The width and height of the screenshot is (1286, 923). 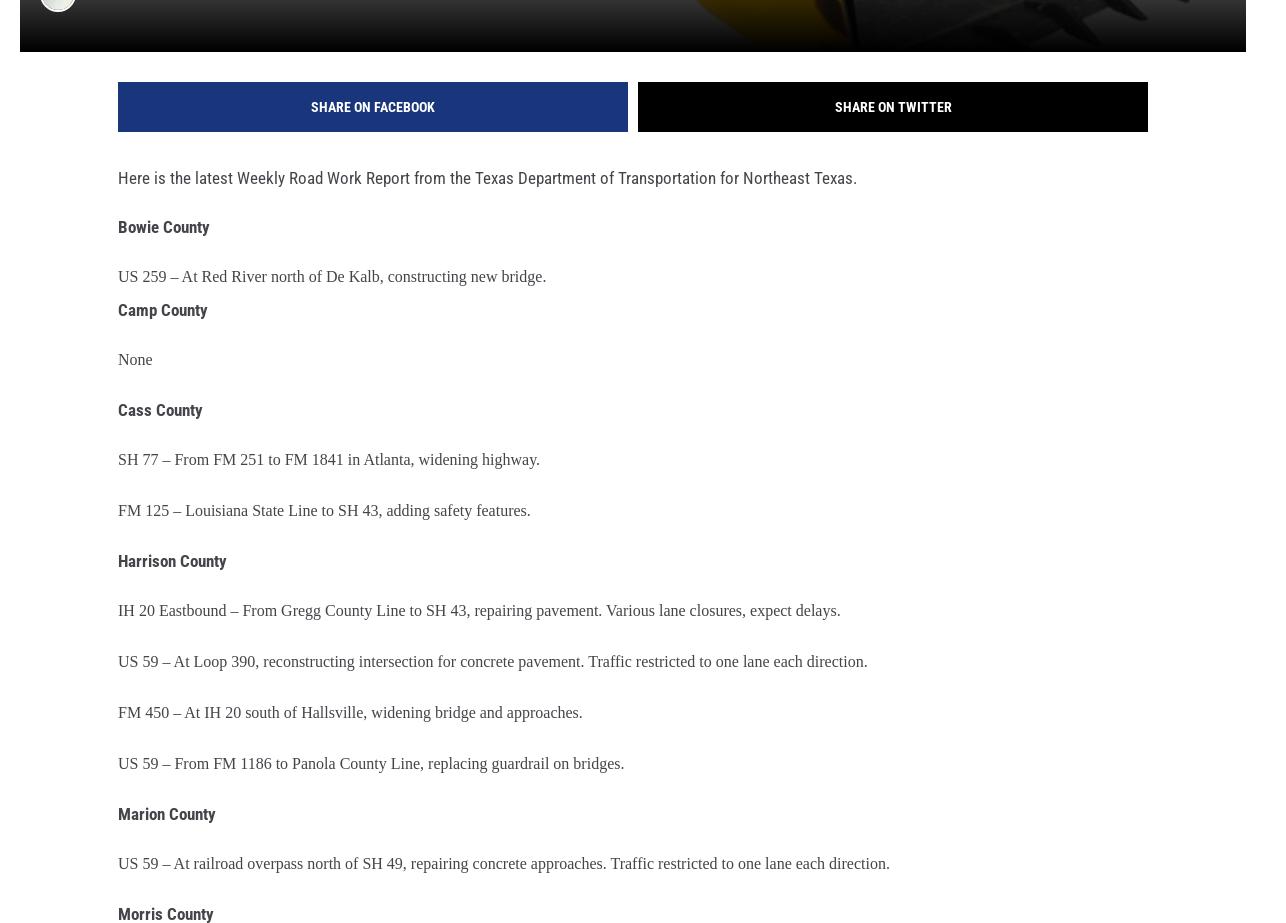 What do you see at coordinates (1167, 7) in the screenshot?
I see `'ThinkStock'` at bounding box center [1167, 7].